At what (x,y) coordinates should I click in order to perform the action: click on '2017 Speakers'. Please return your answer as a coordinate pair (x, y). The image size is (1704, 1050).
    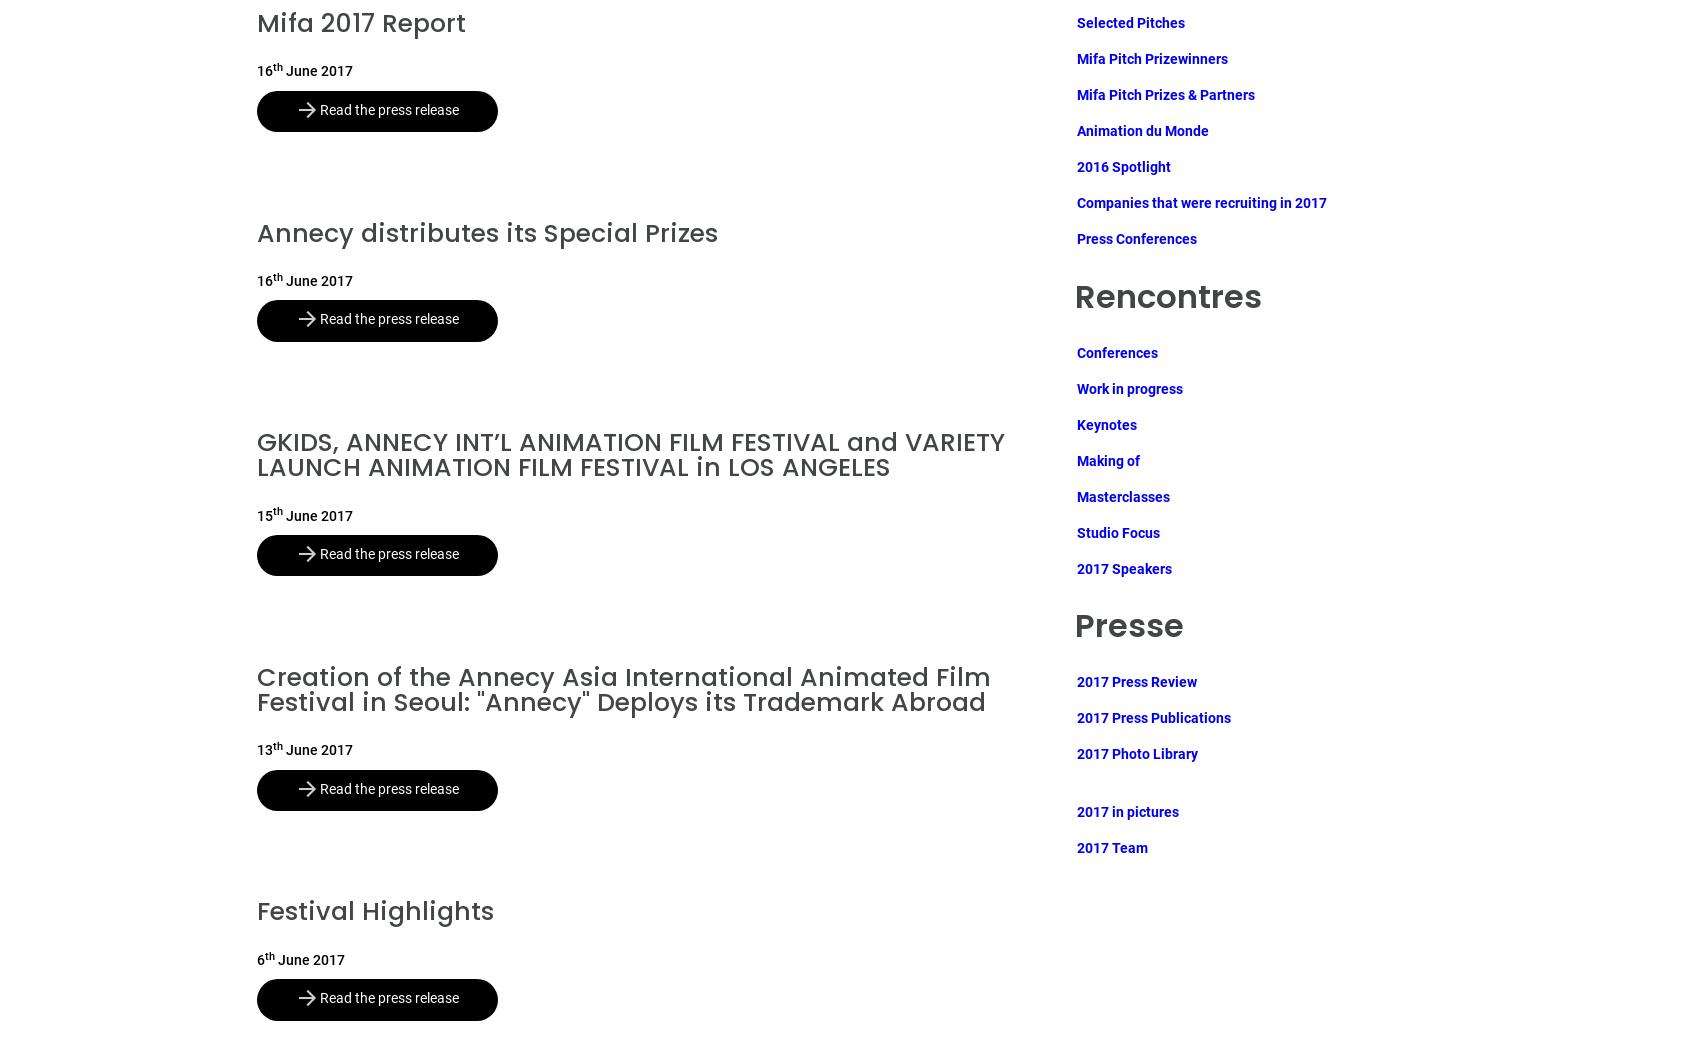
    Looking at the image, I should click on (1123, 567).